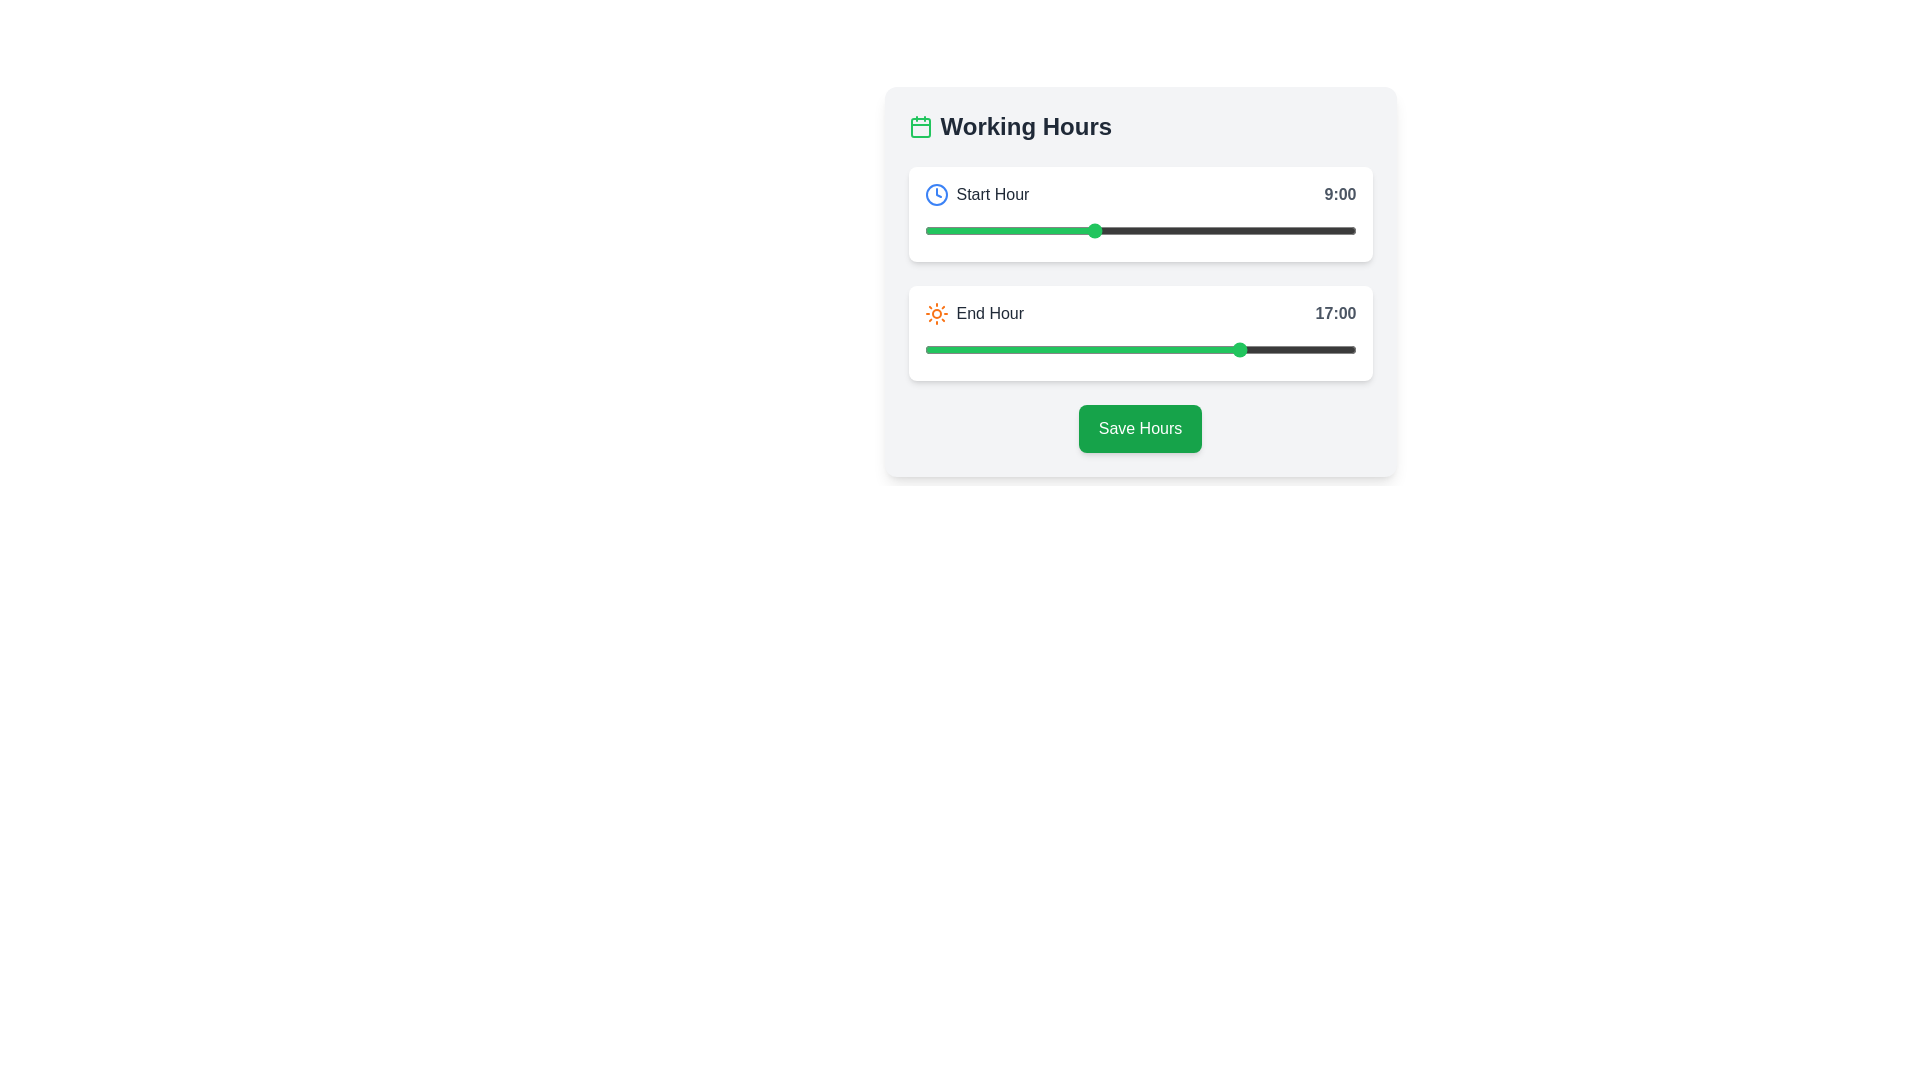 The height and width of the screenshot is (1080, 1920). What do you see at coordinates (1010, 127) in the screenshot?
I see `the 'Working Hours' heading, which is a bold, large text component with a green calendar icon on its left, located in the top-left of a content card` at bounding box center [1010, 127].